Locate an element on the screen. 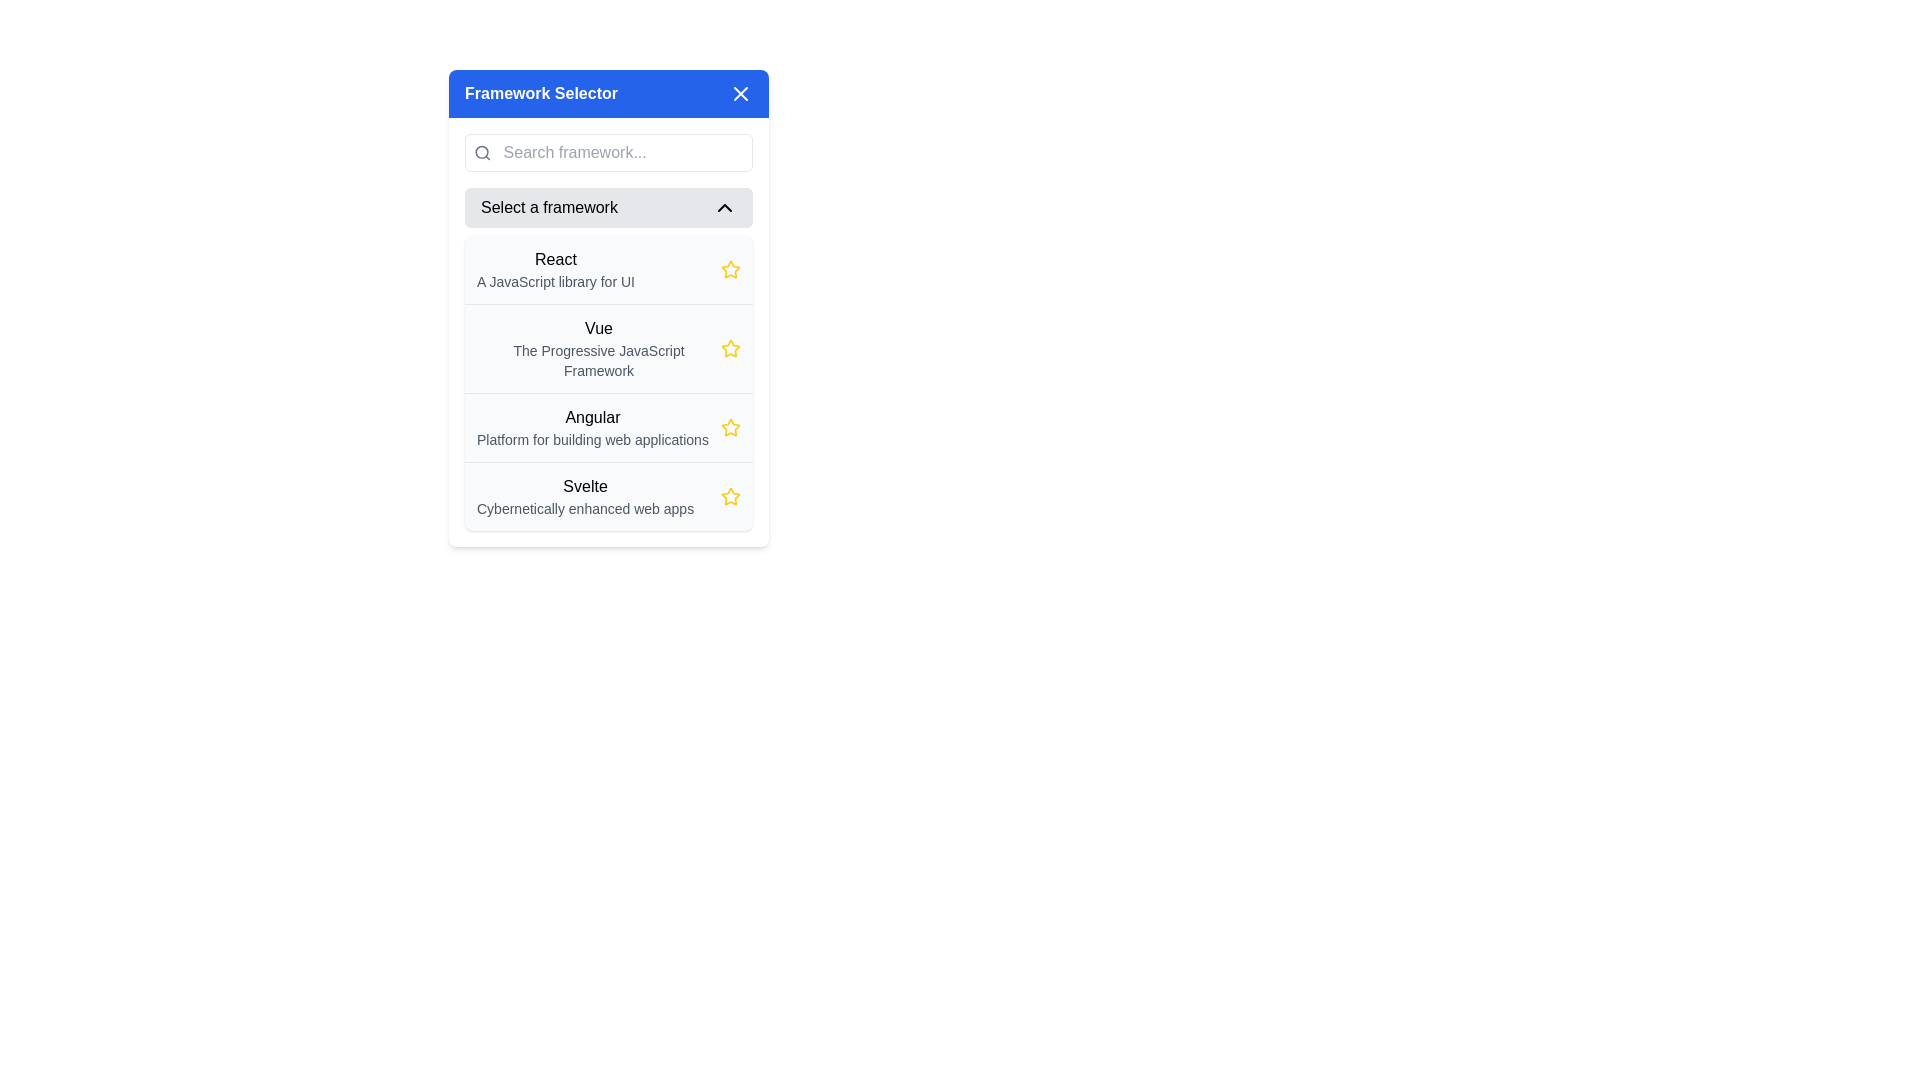  the yellow outlined star icon in the framework selector dialog next to the 'React' row to mark it as selected or starred is located at coordinates (728, 268).